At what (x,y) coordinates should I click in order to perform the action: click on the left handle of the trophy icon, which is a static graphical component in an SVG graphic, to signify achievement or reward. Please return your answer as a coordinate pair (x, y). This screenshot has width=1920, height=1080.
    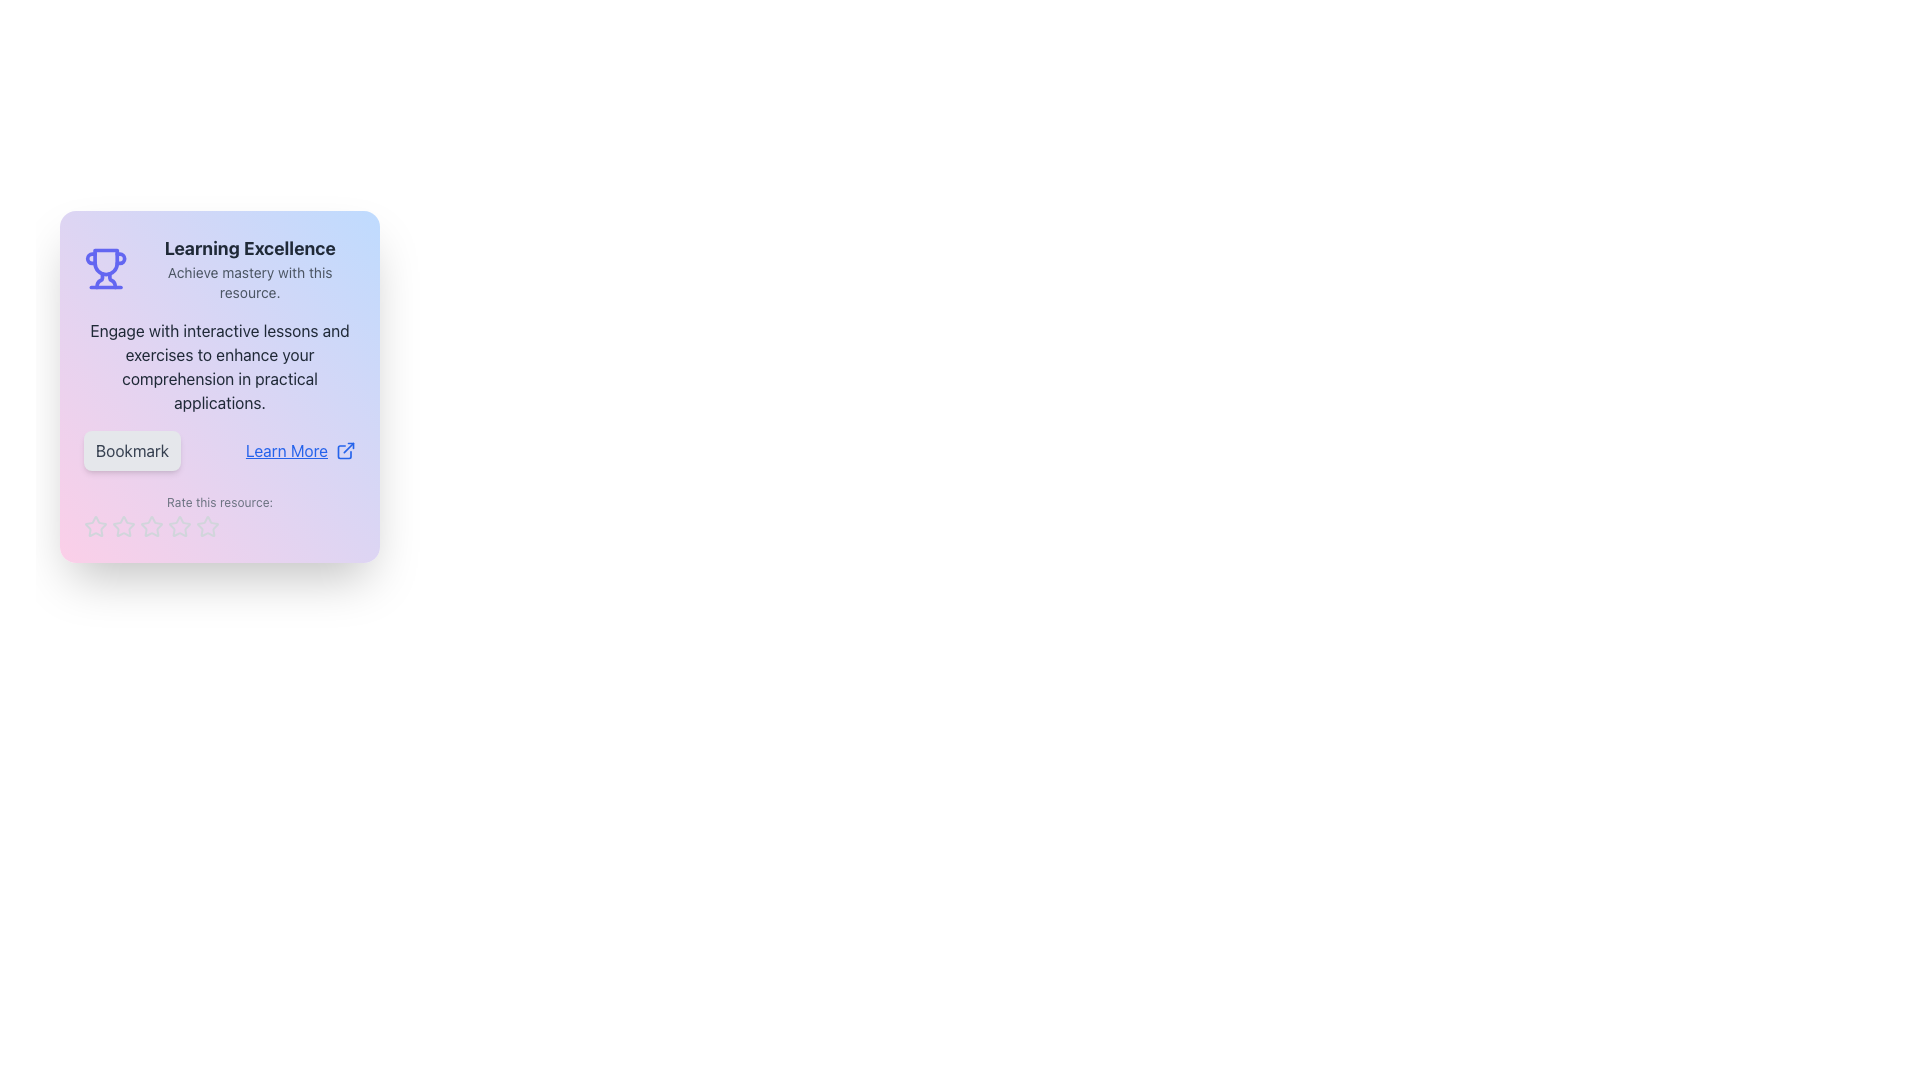
    Looking at the image, I should click on (90, 257).